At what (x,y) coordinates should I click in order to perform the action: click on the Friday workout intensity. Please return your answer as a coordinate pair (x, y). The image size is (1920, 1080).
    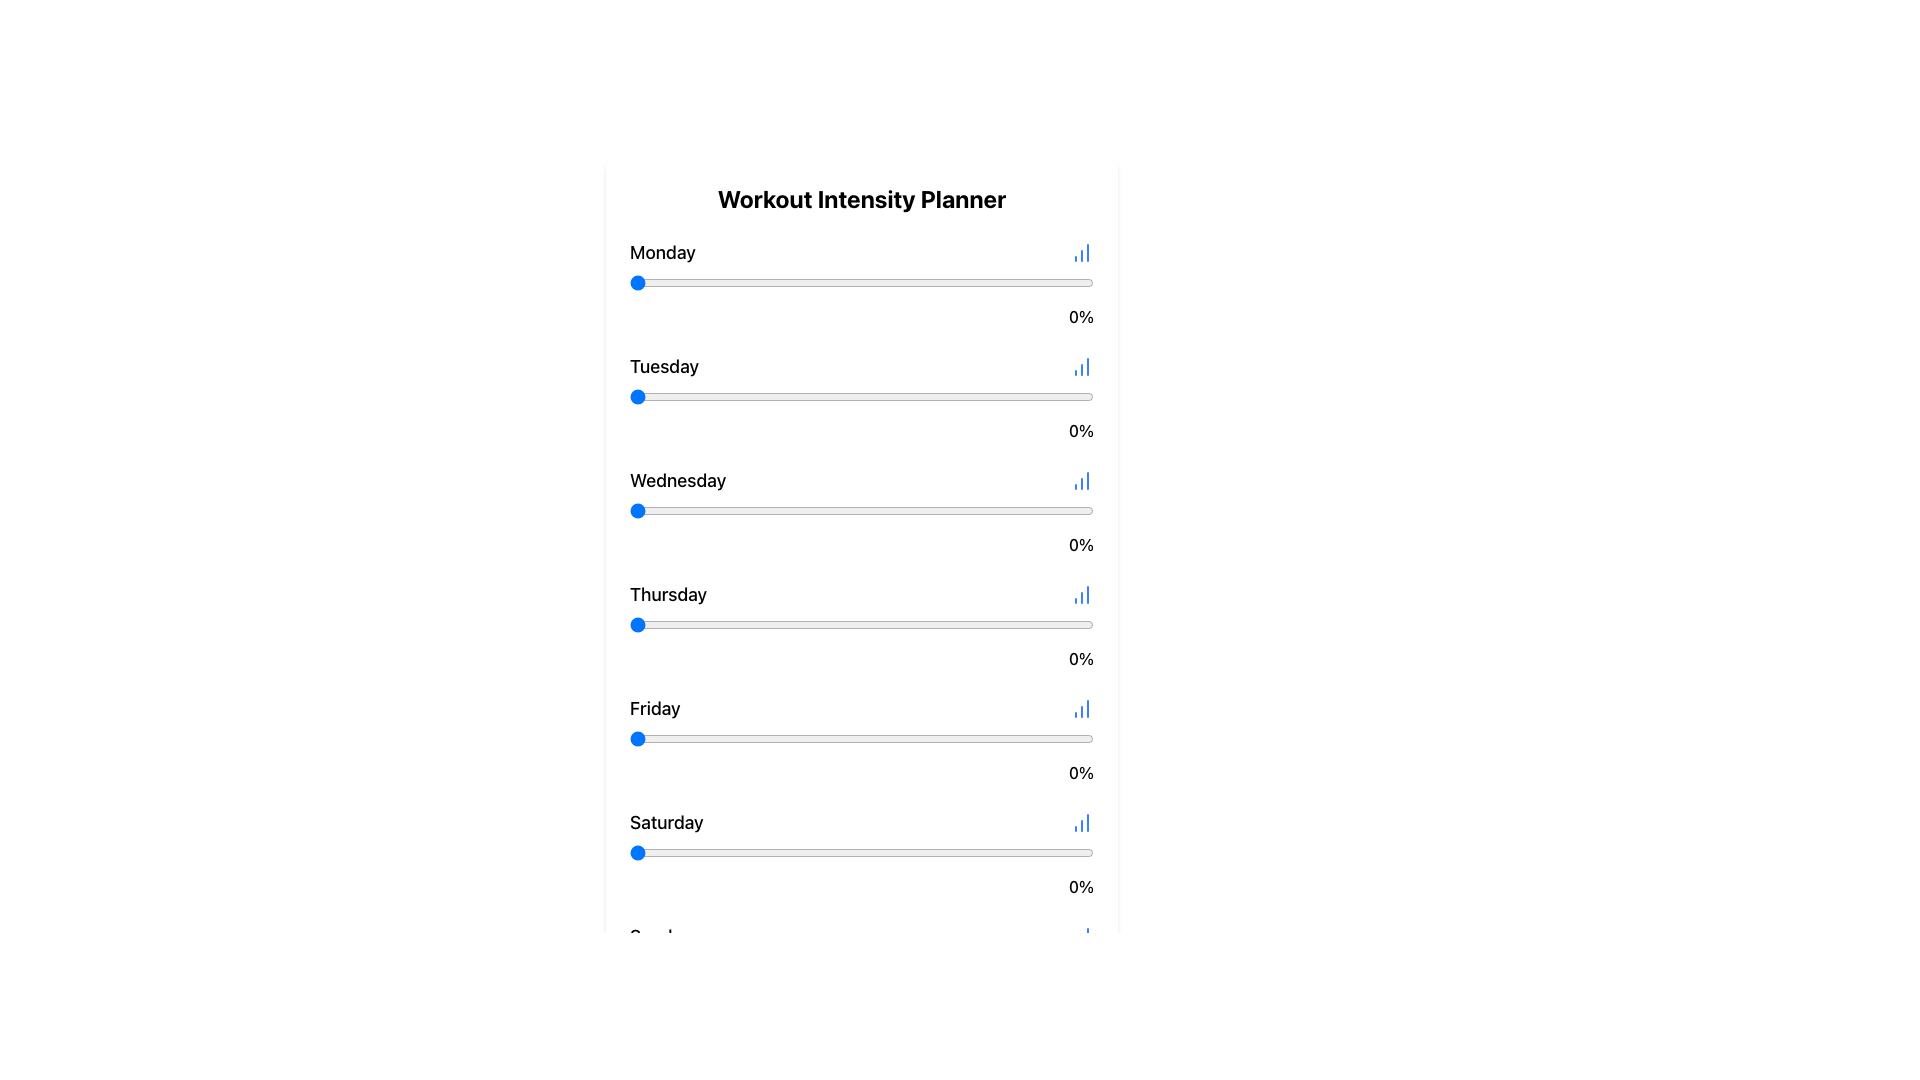
    Looking at the image, I should click on (978, 739).